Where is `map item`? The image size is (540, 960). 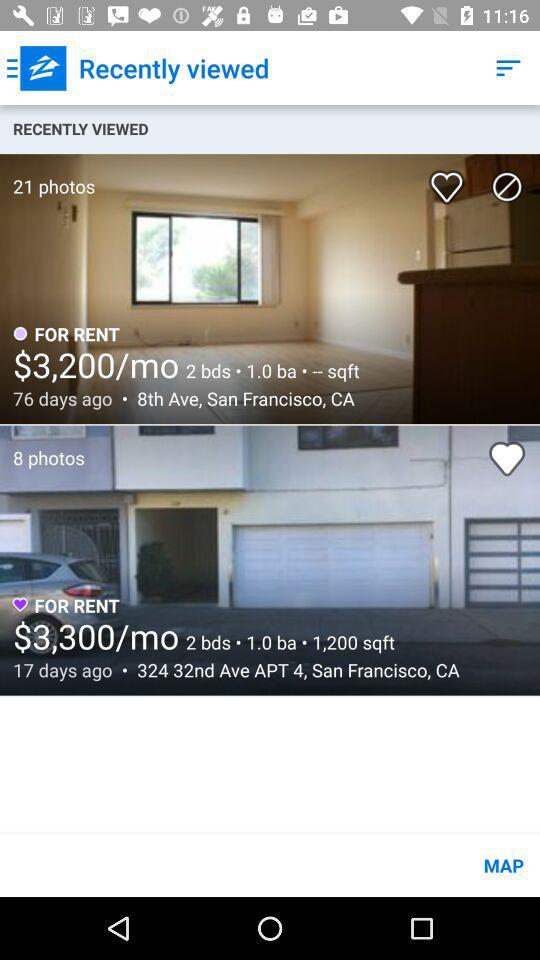
map item is located at coordinates (270, 864).